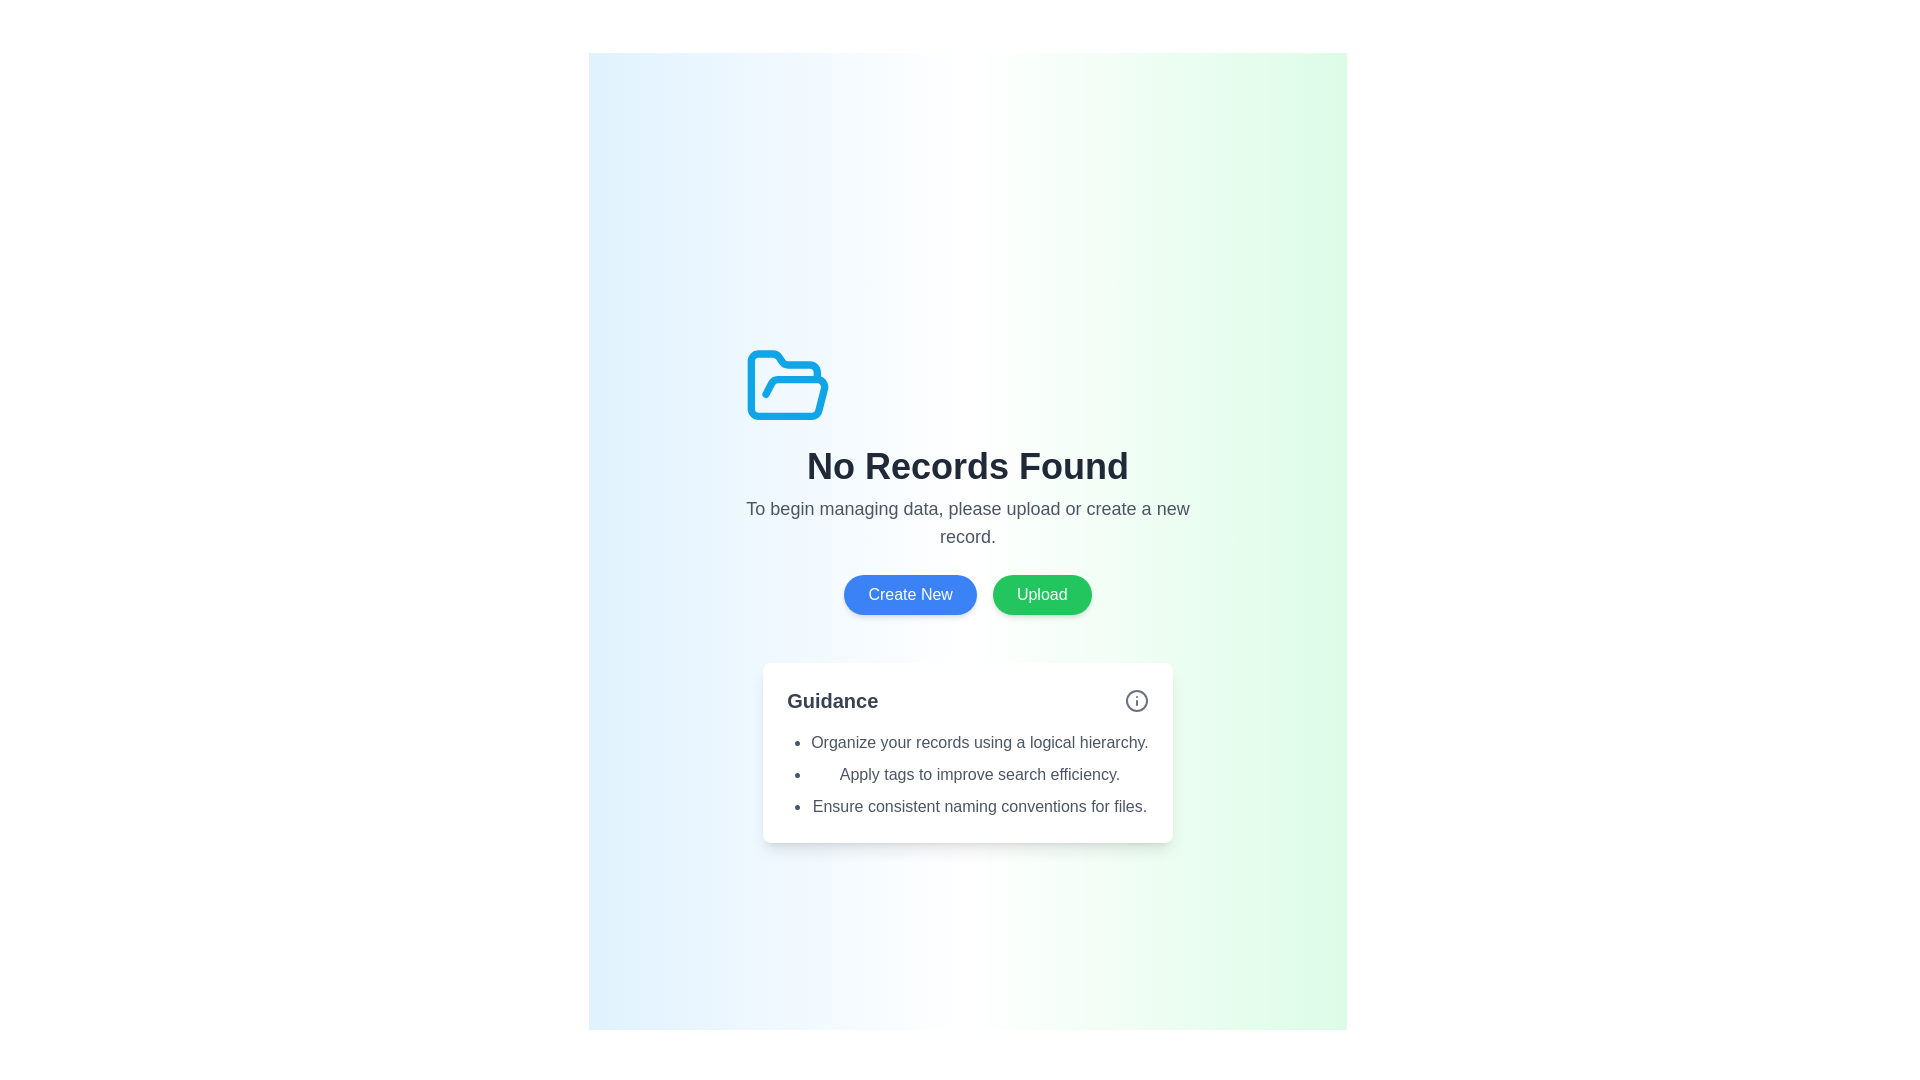 The image size is (1920, 1080). Describe the element at coordinates (968, 522) in the screenshot. I see `the informational message prompting the user to upload data or create a new record, located centrally on the page between the 'No Records Found' heading and the buttons below it` at that location.